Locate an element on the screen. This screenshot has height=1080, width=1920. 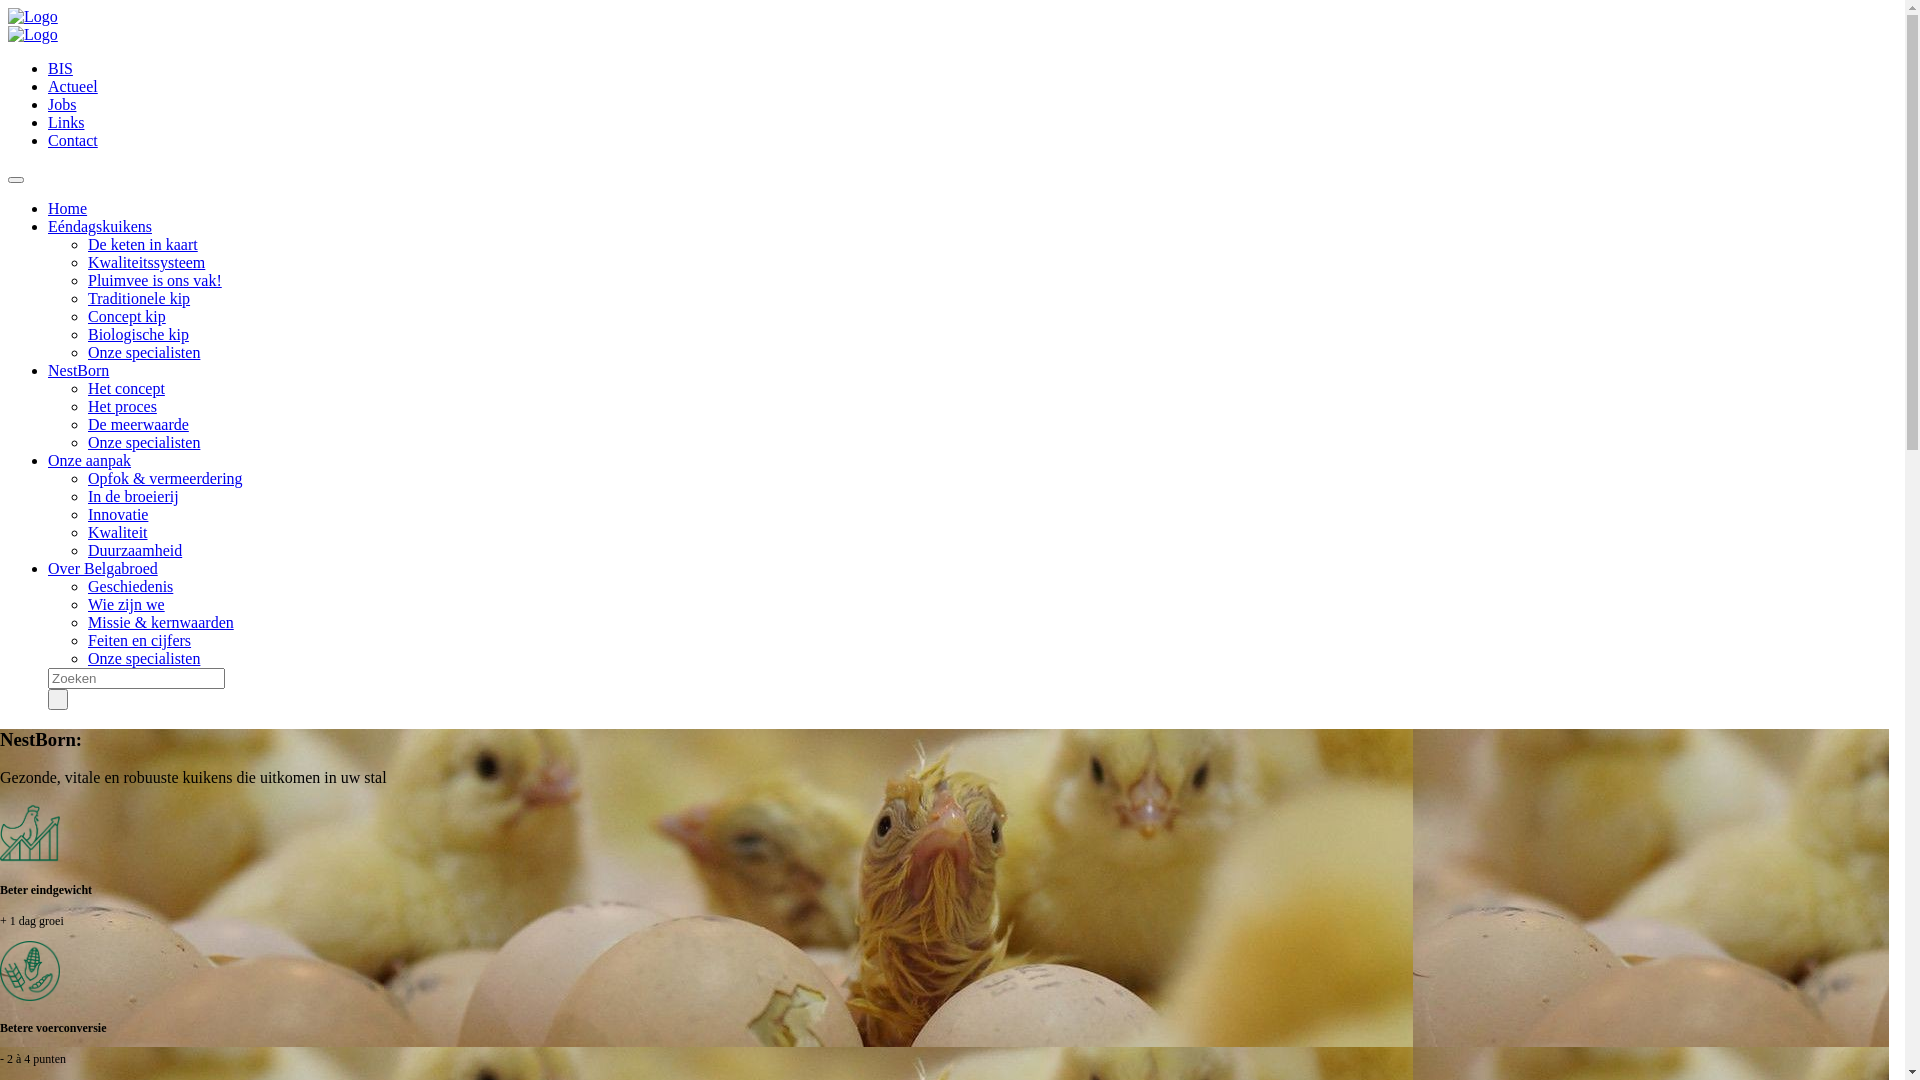
'Kwaliteitssysteem' is located at coordinates (145, 261).